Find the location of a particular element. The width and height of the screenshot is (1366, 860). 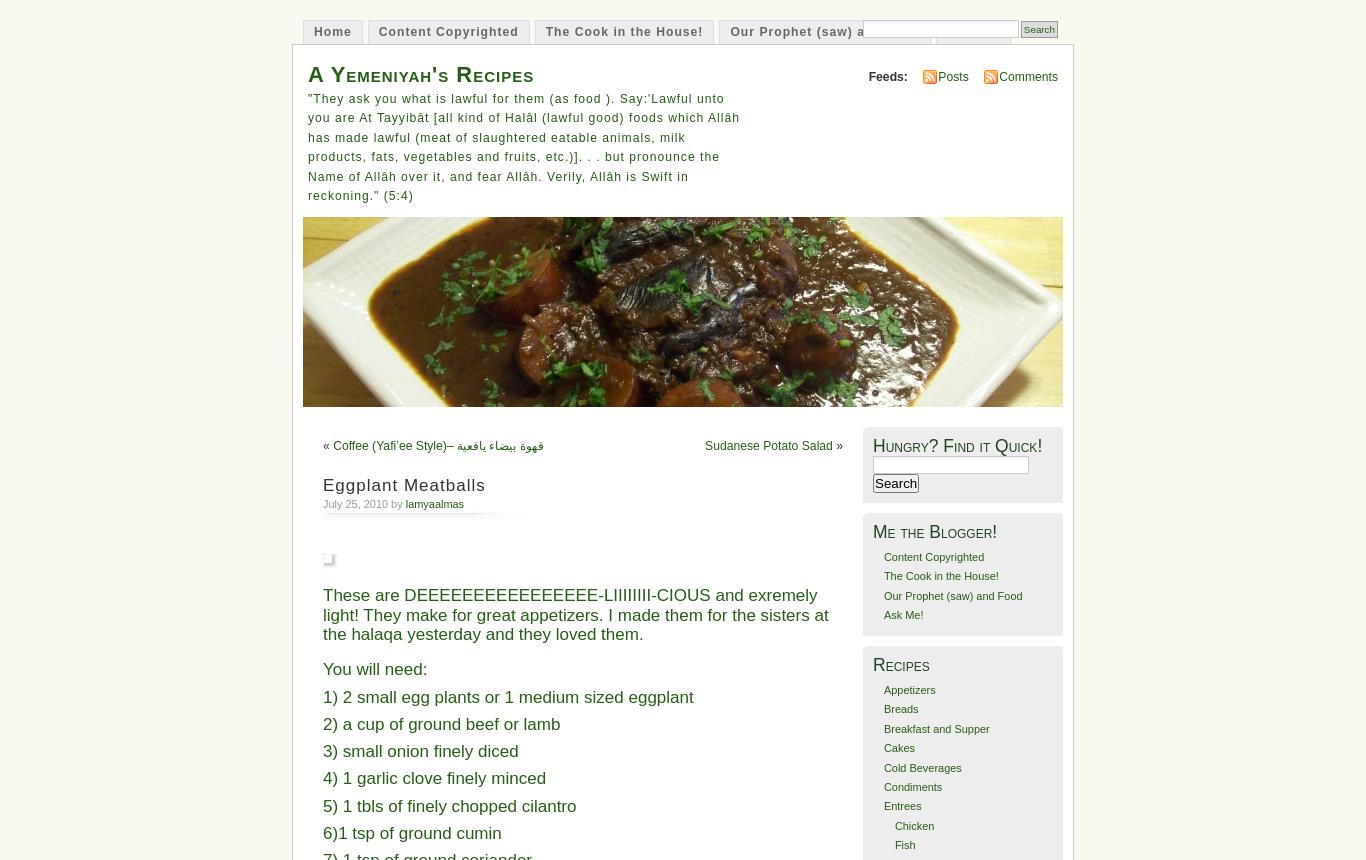

'July 25, 2010 by' is located at coordinates (363, 502).